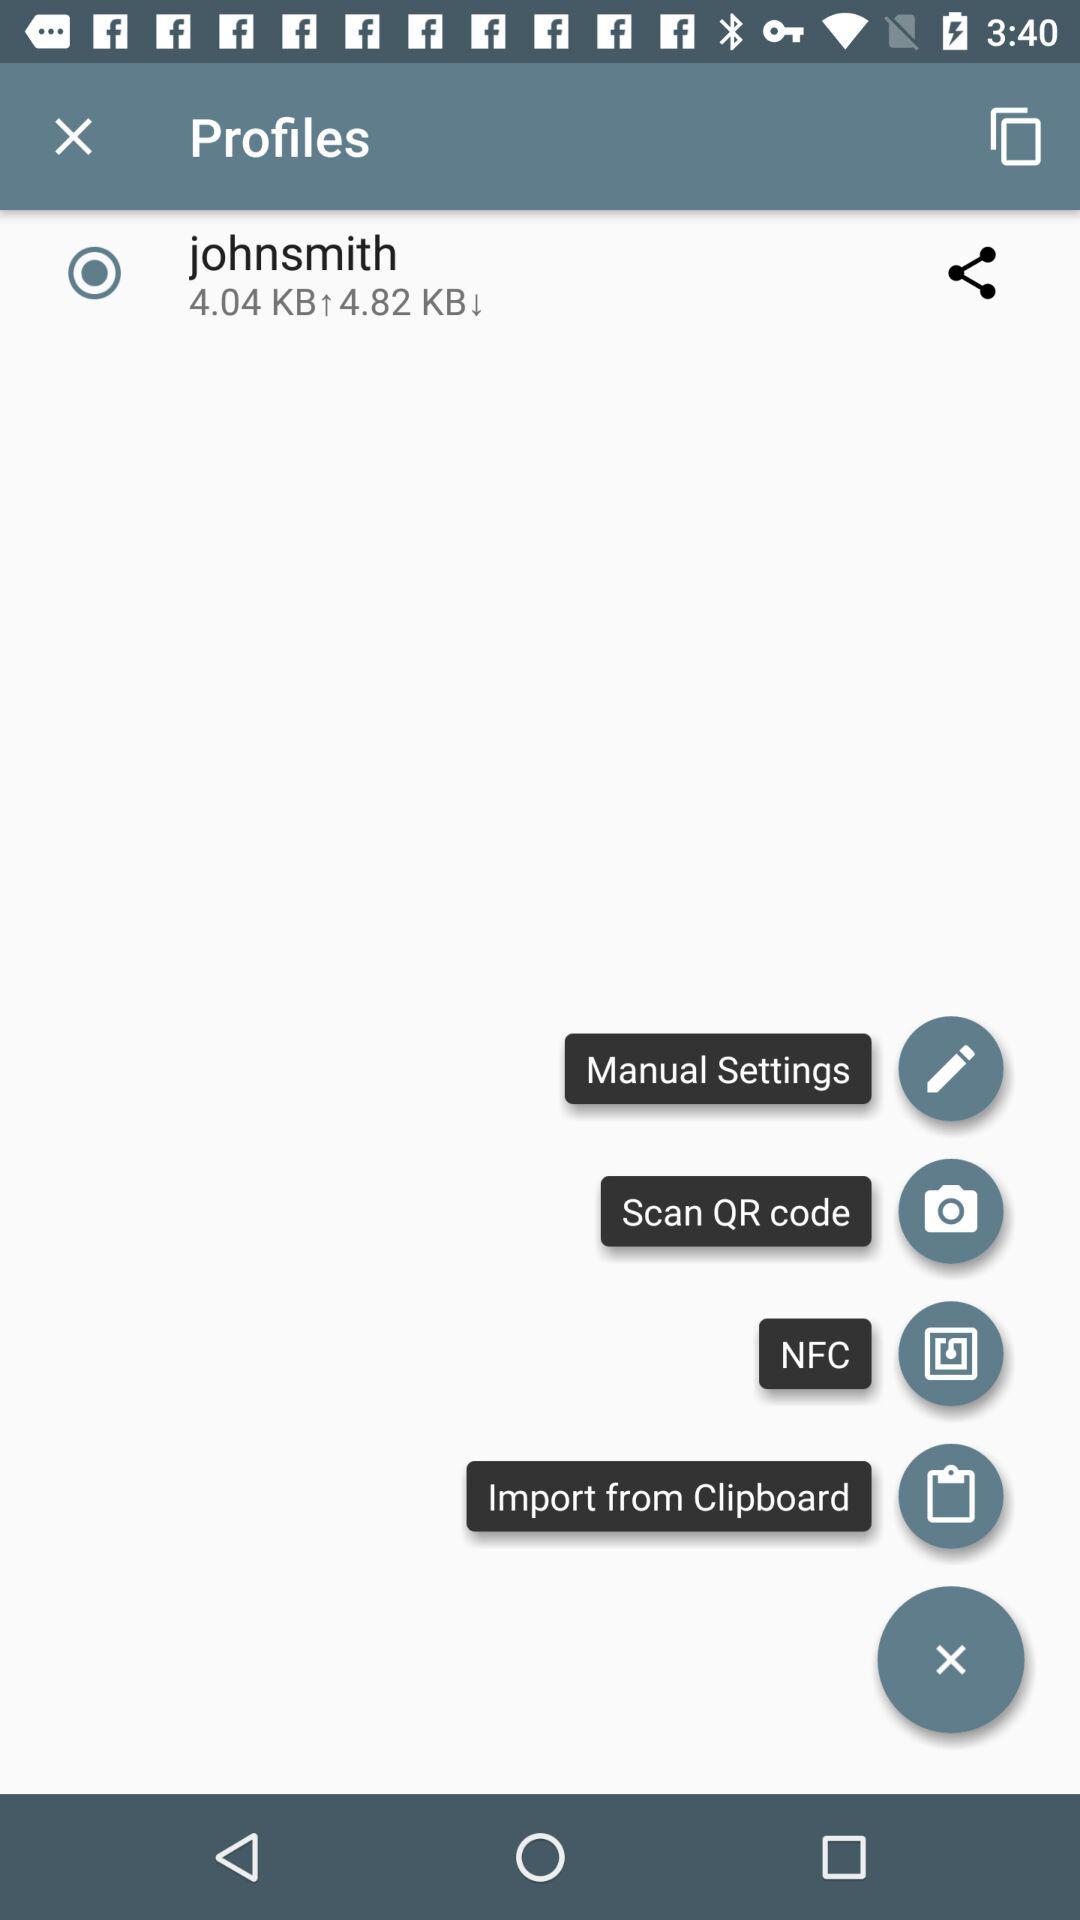 The width and height of the screenshot is (1080, 1920). Describe the element at coordinates (950, 1496) in the screenshot. I see `import from clipboard` at that location.